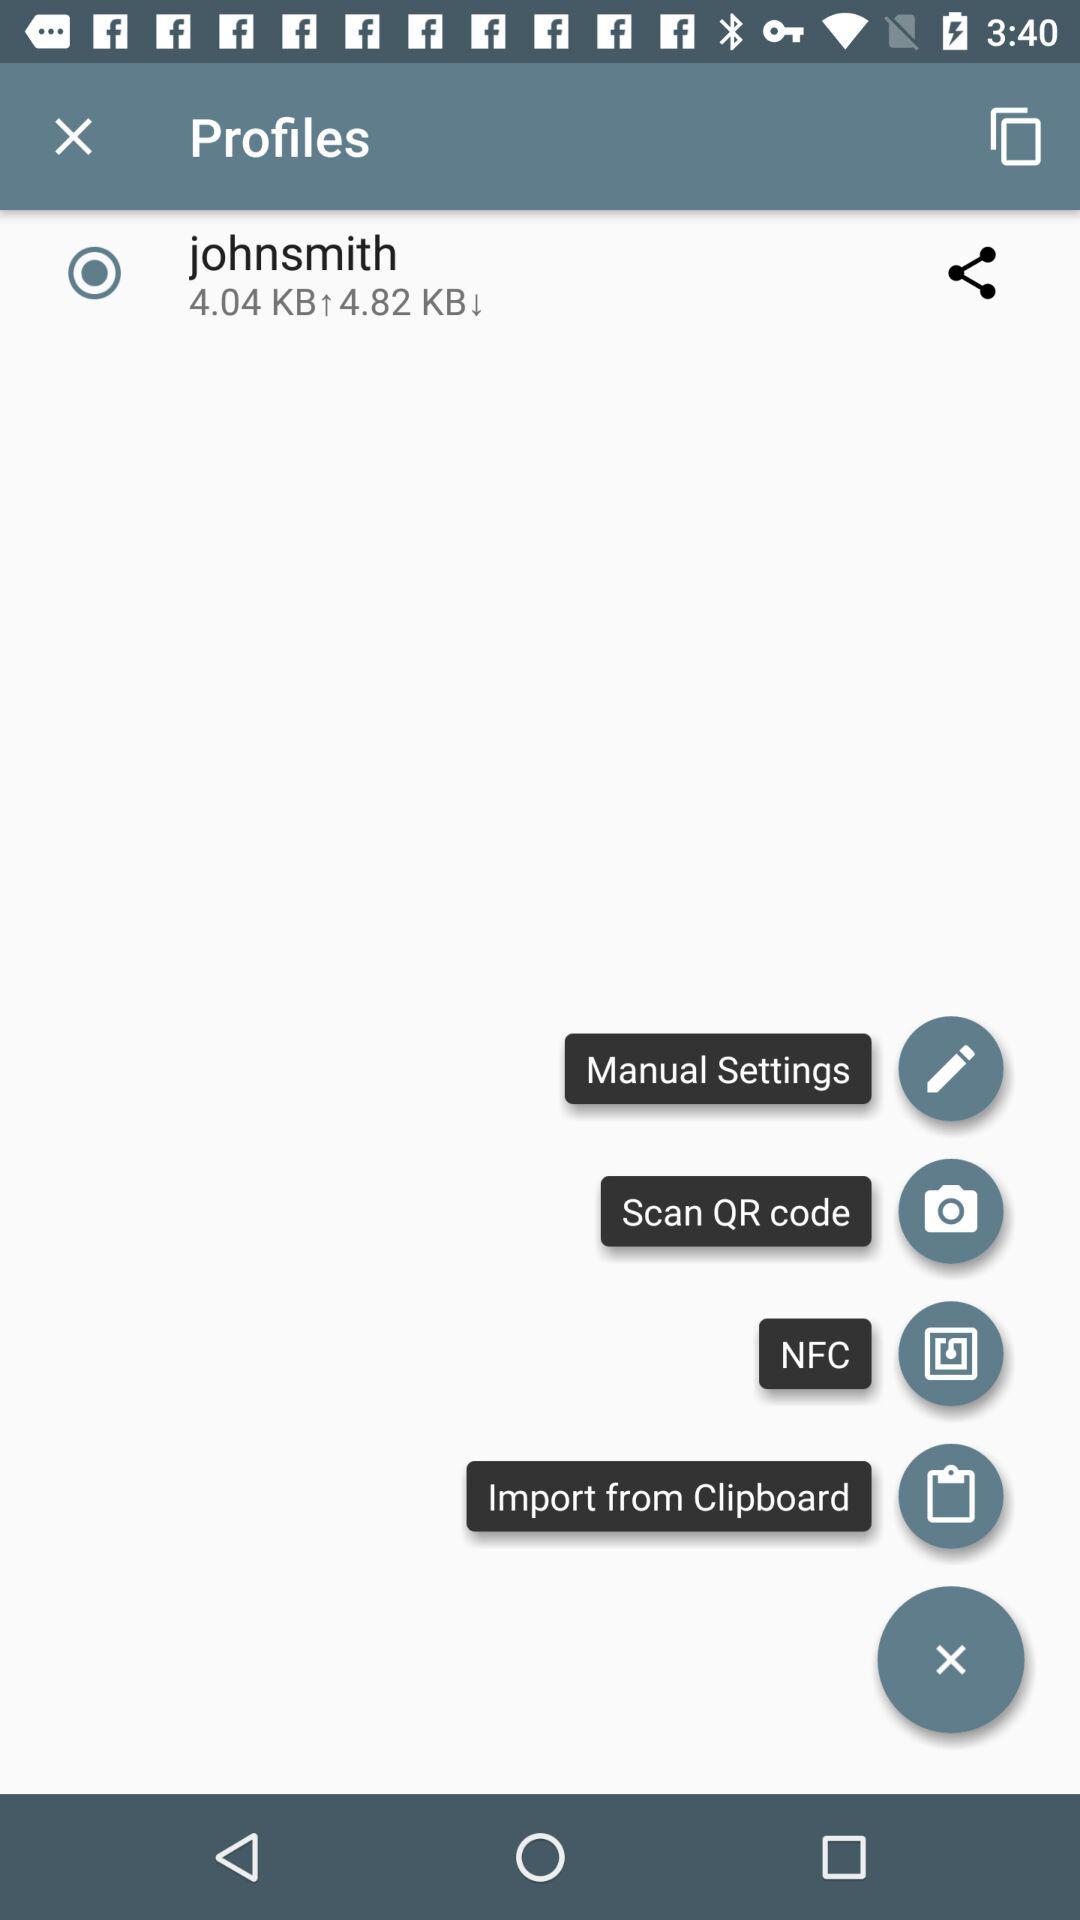 The width and height of the screenshot is (1080, 1920). Describe the element at coordinates (950, 1496) in the screenshot. I see `import from clipboard` at that location.